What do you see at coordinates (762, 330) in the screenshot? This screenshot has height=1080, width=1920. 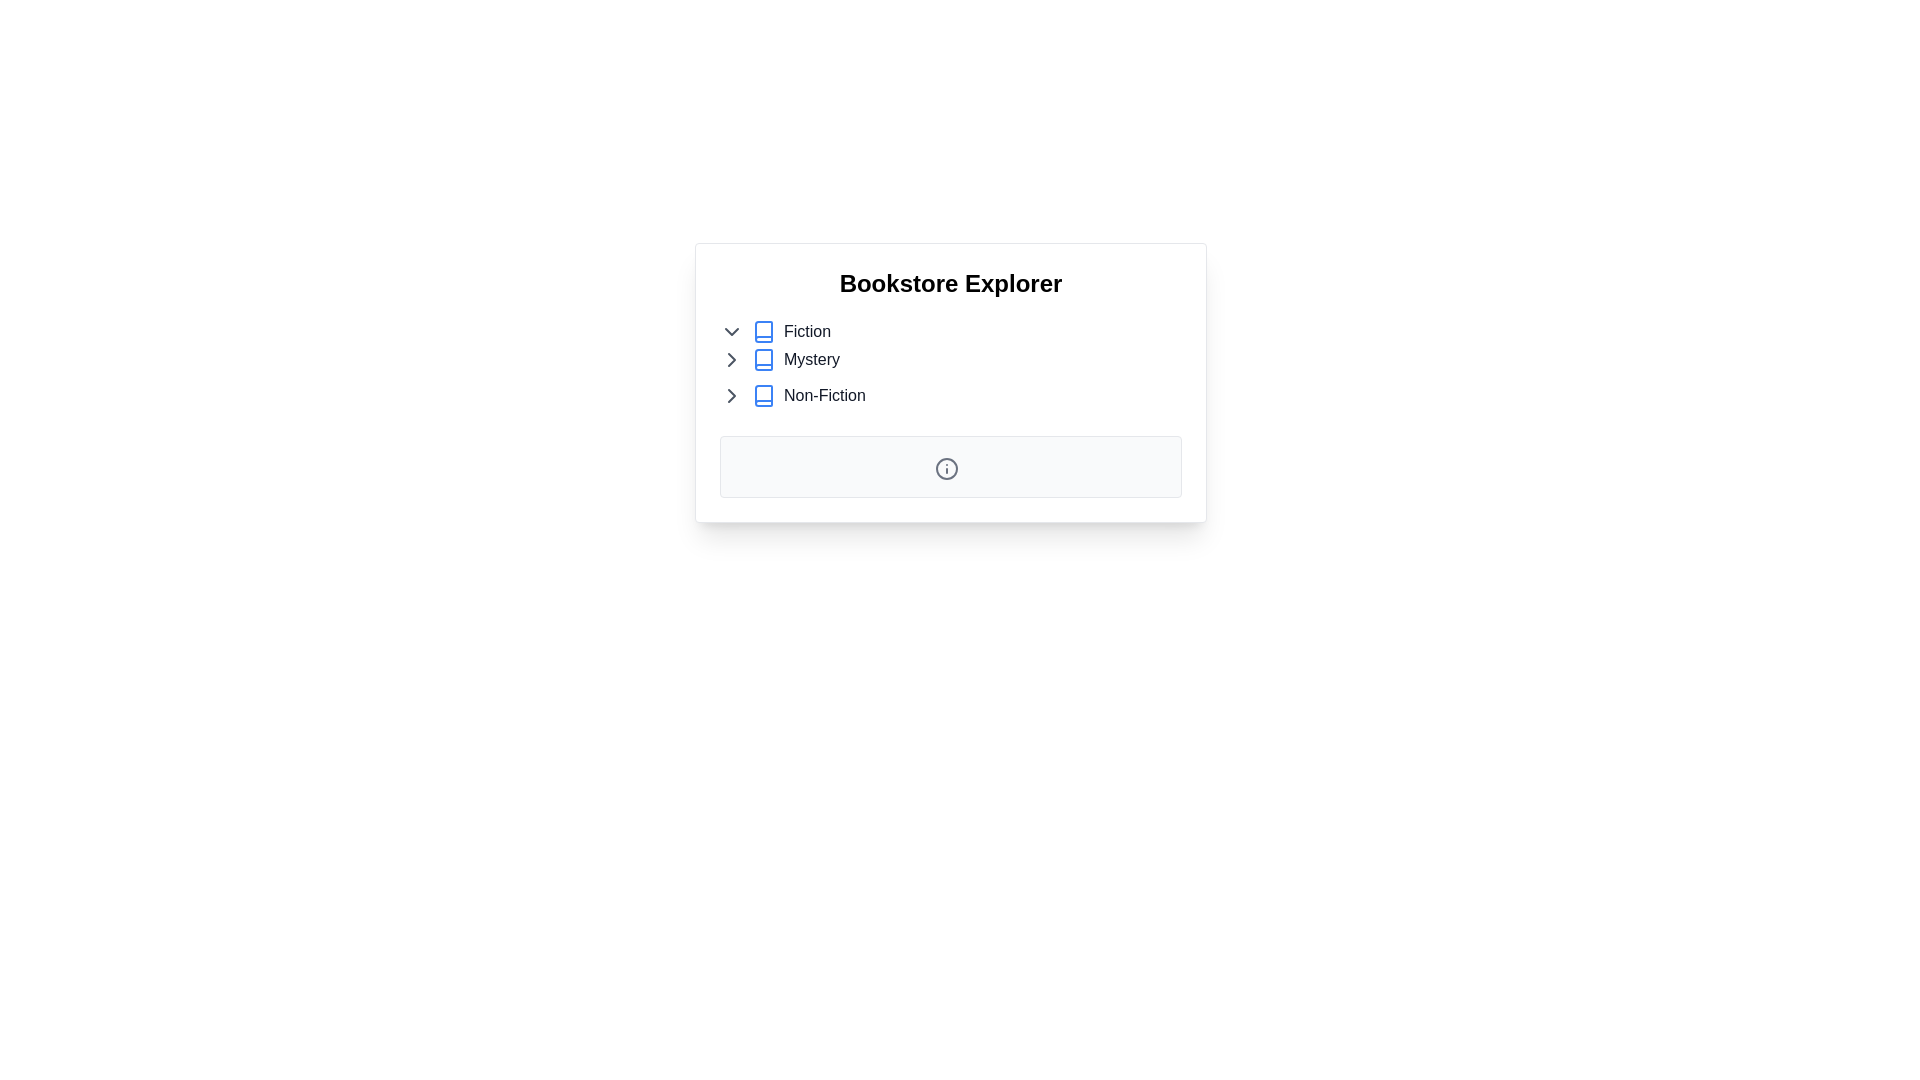 I see `the 'Fiction' category icon in the Bookstore Explorer list, which is the first item and visually represents the Fiction category` at bounding box center [762, 330].